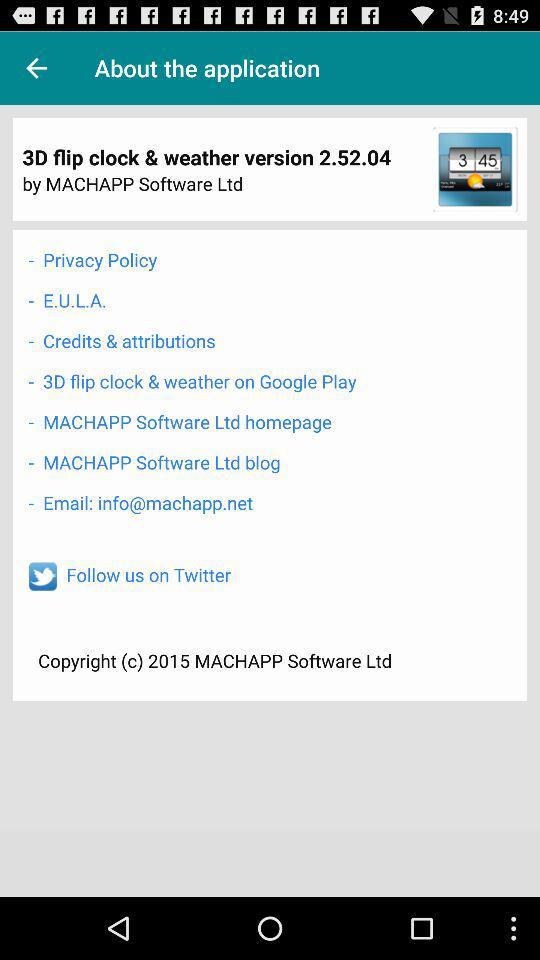 The image size is (540, 960). Describe the element at coordinates (474, 168) in the screenshot. I see `the item to the right of by machapp software icon` at that location.